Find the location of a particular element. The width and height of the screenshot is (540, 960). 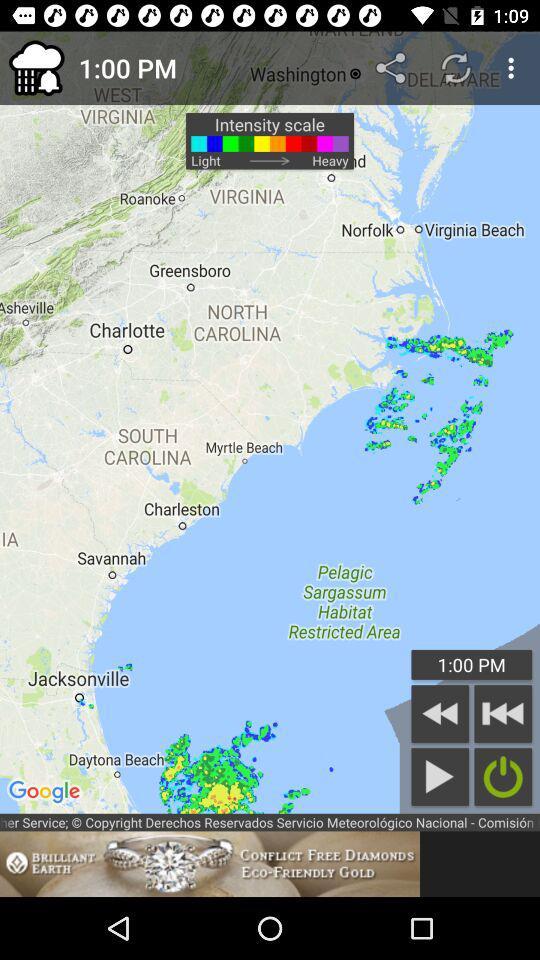

fast backward is located at coordinates (502, 713).